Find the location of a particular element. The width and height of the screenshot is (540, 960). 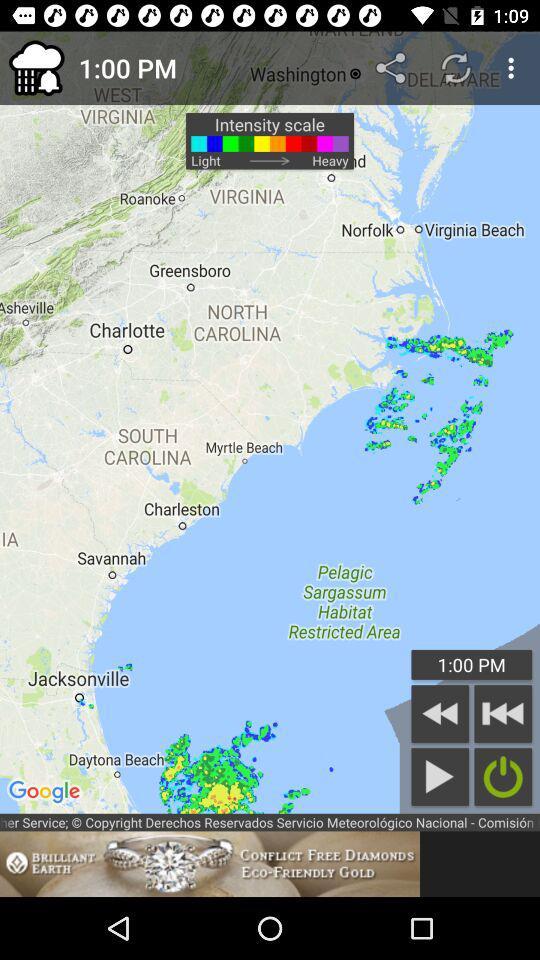

fast backward is located at coordinates (502, 713).